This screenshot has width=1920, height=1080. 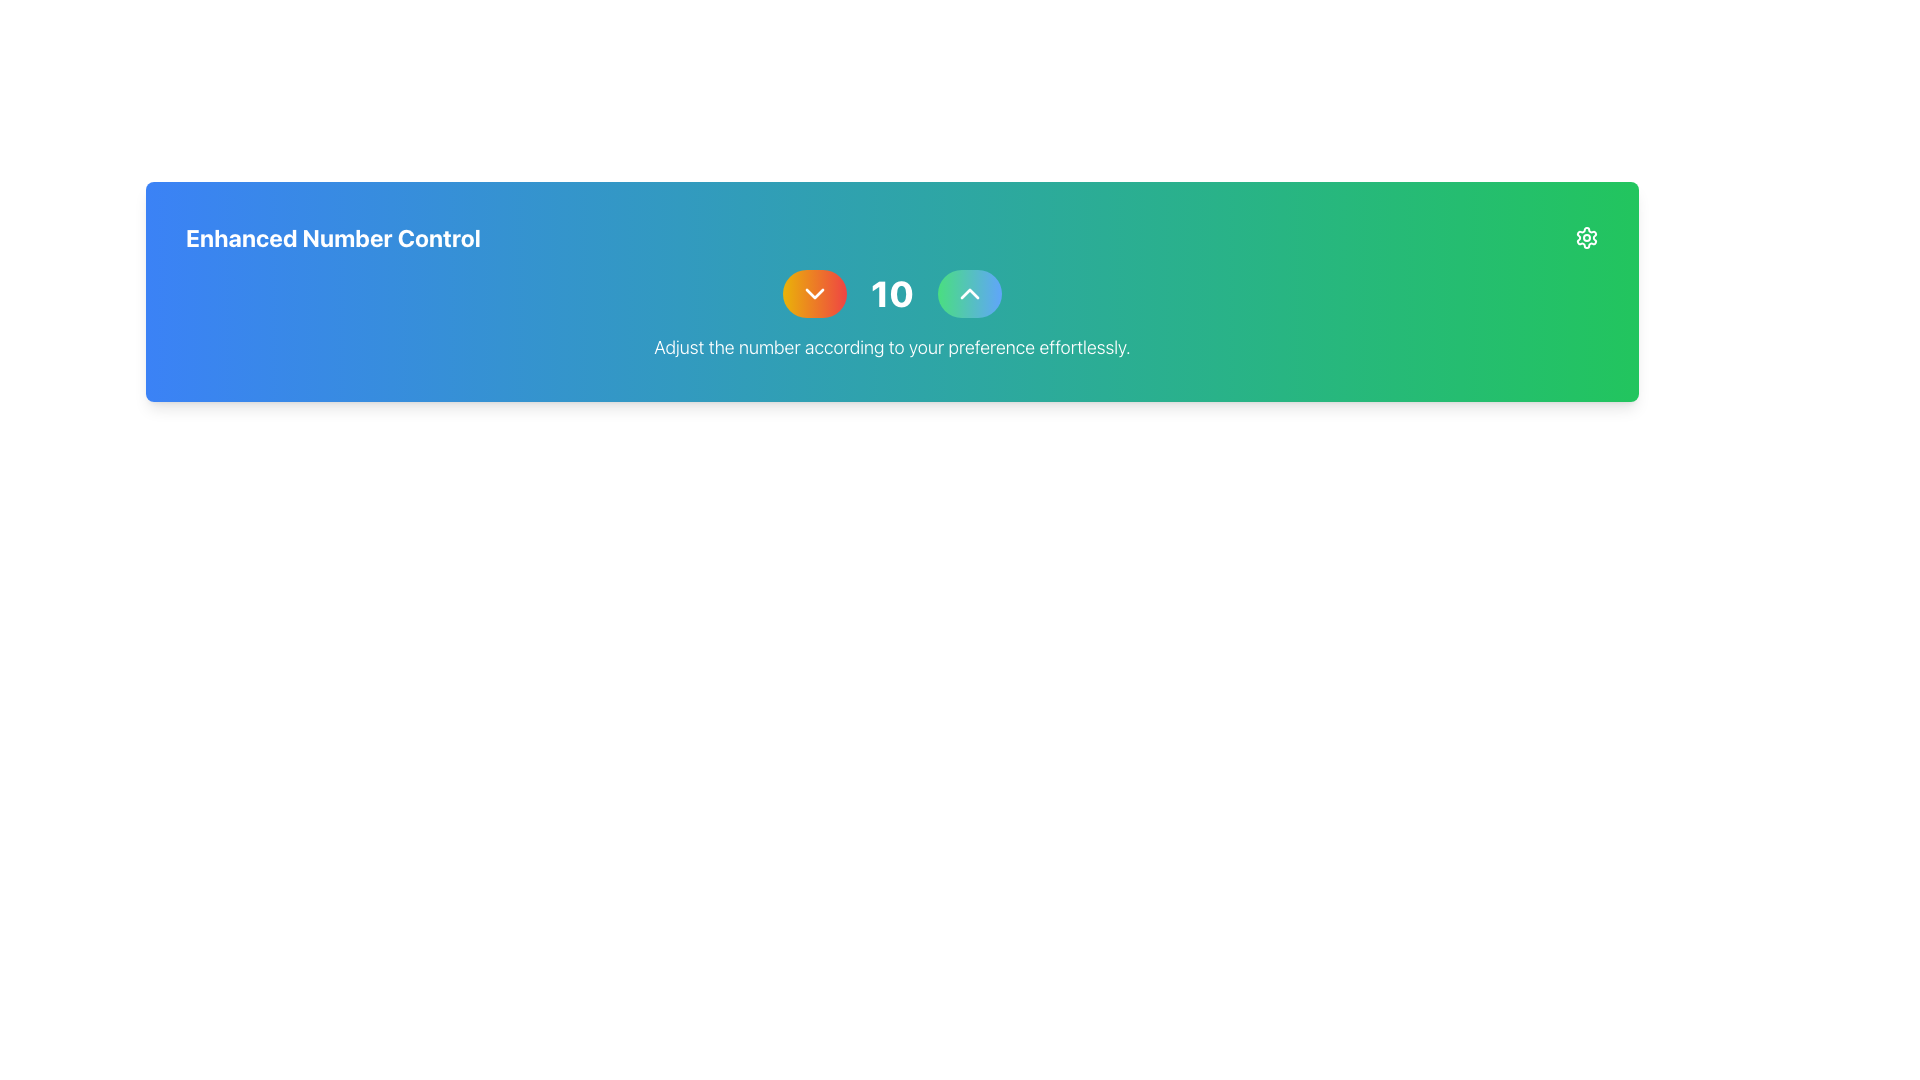 I want to click on the triangular upward-pointing arrow icon inside the circular button to increase the numeric value, so click(x=969, y=293).